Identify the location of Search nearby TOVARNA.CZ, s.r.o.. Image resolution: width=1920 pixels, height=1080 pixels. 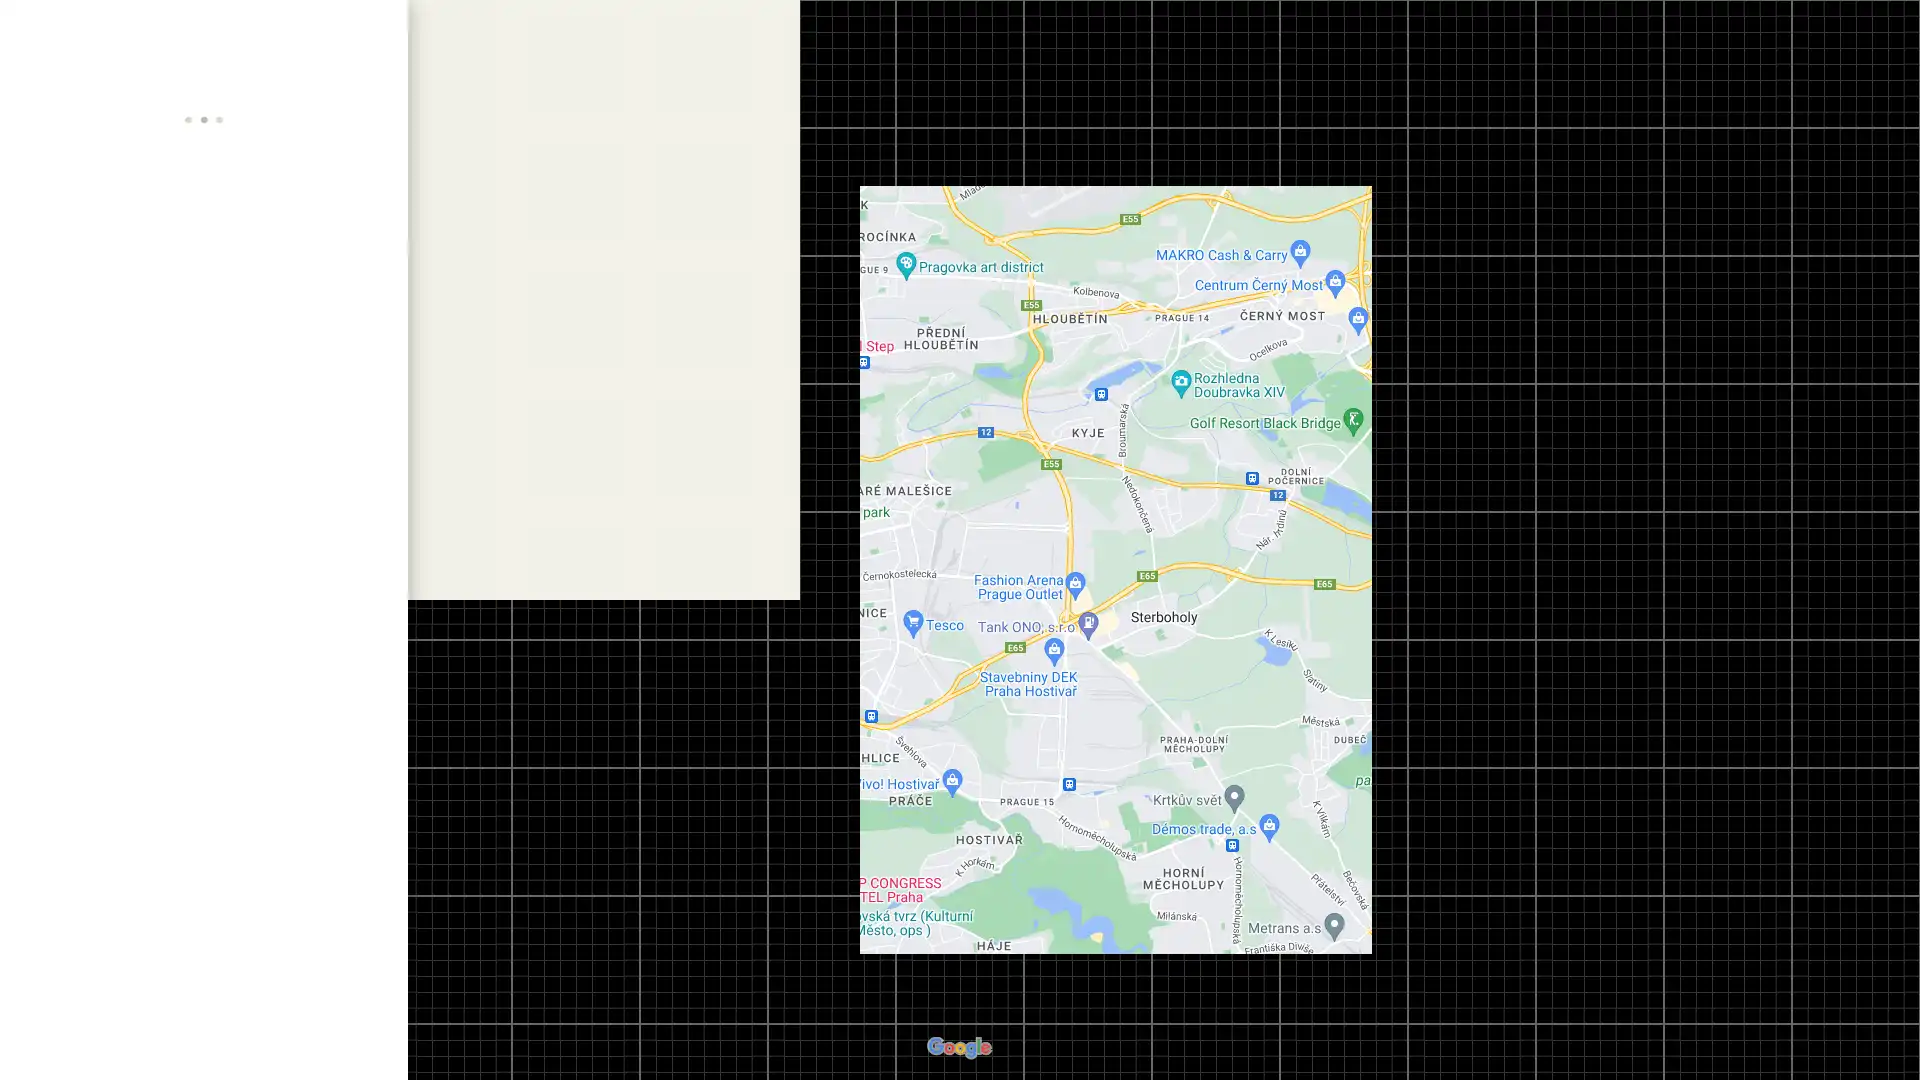
(203, 390).